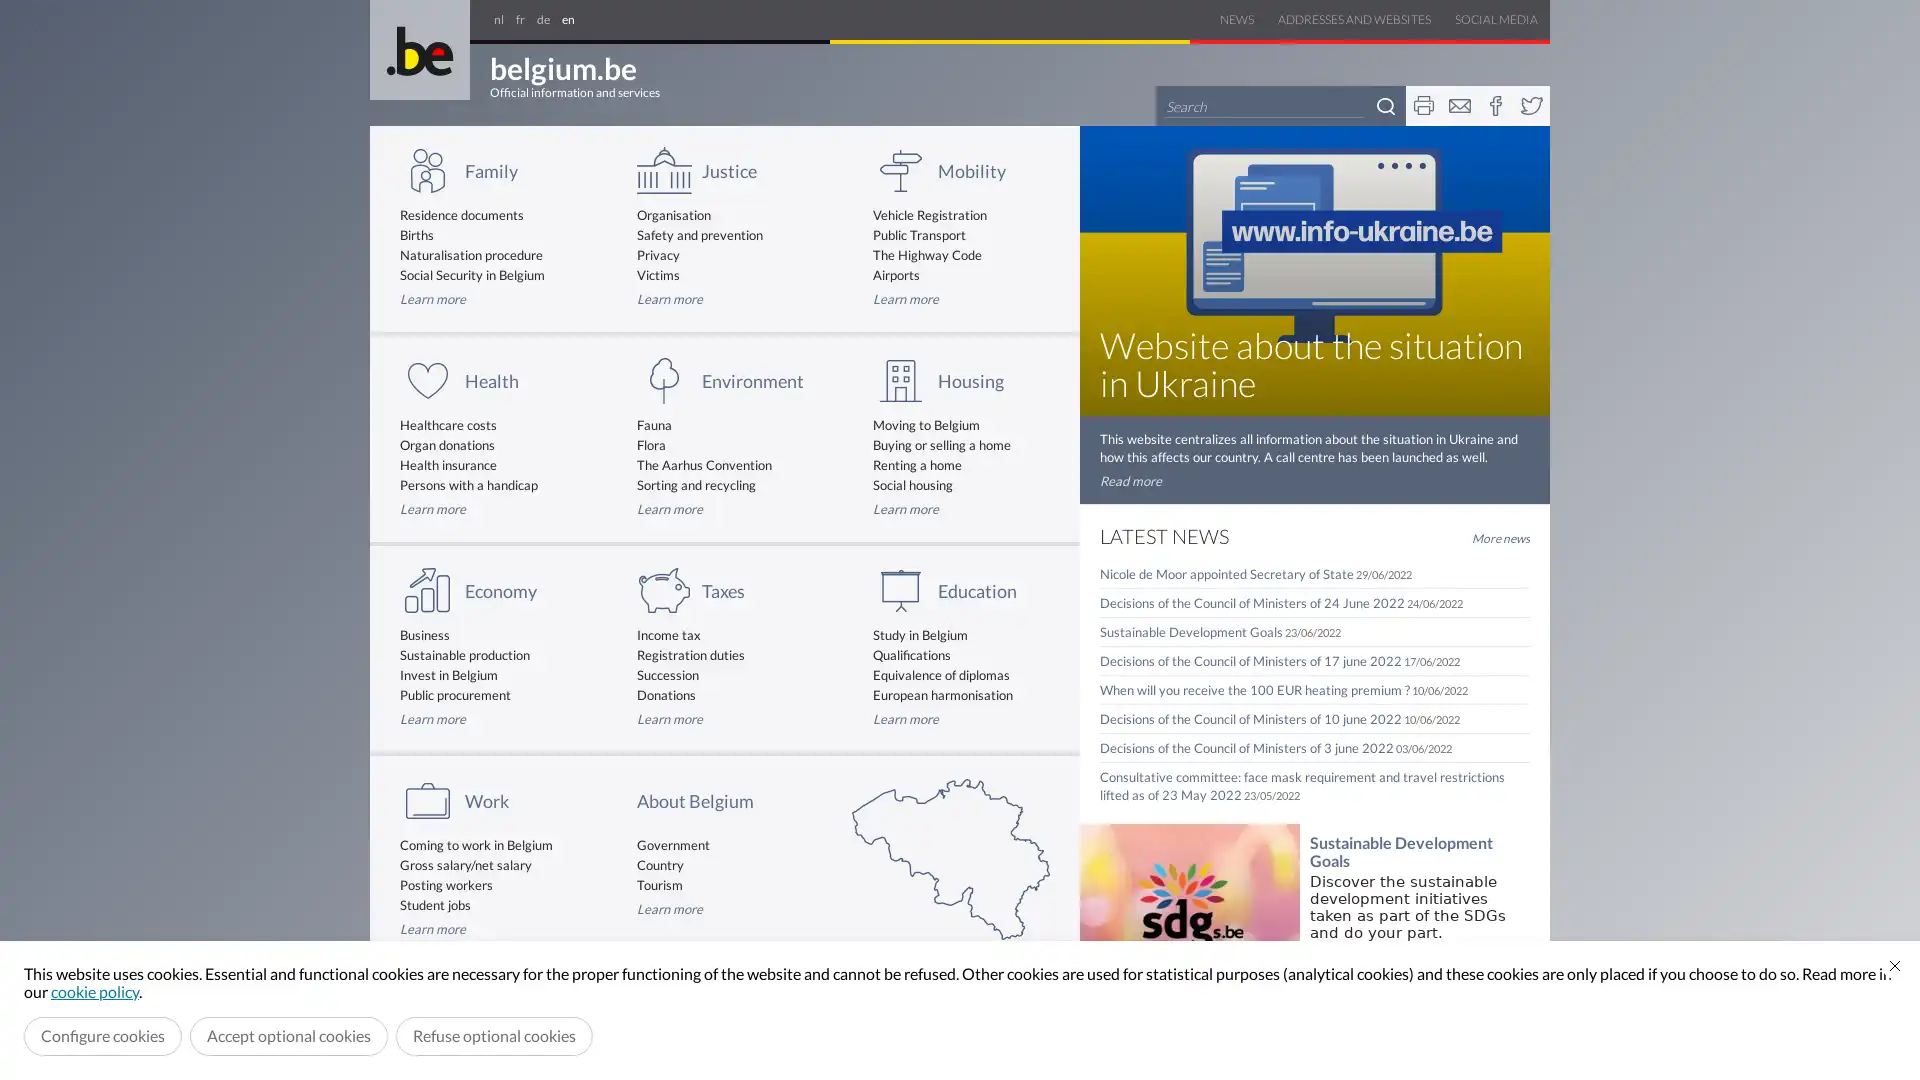 Image resolution: width=1920 pixels, height=1080 pixels. What do you see at coordinates (287, 1035) in the screenshot?
I see `Accept optional cookies` at bounding box center [287, 1035].